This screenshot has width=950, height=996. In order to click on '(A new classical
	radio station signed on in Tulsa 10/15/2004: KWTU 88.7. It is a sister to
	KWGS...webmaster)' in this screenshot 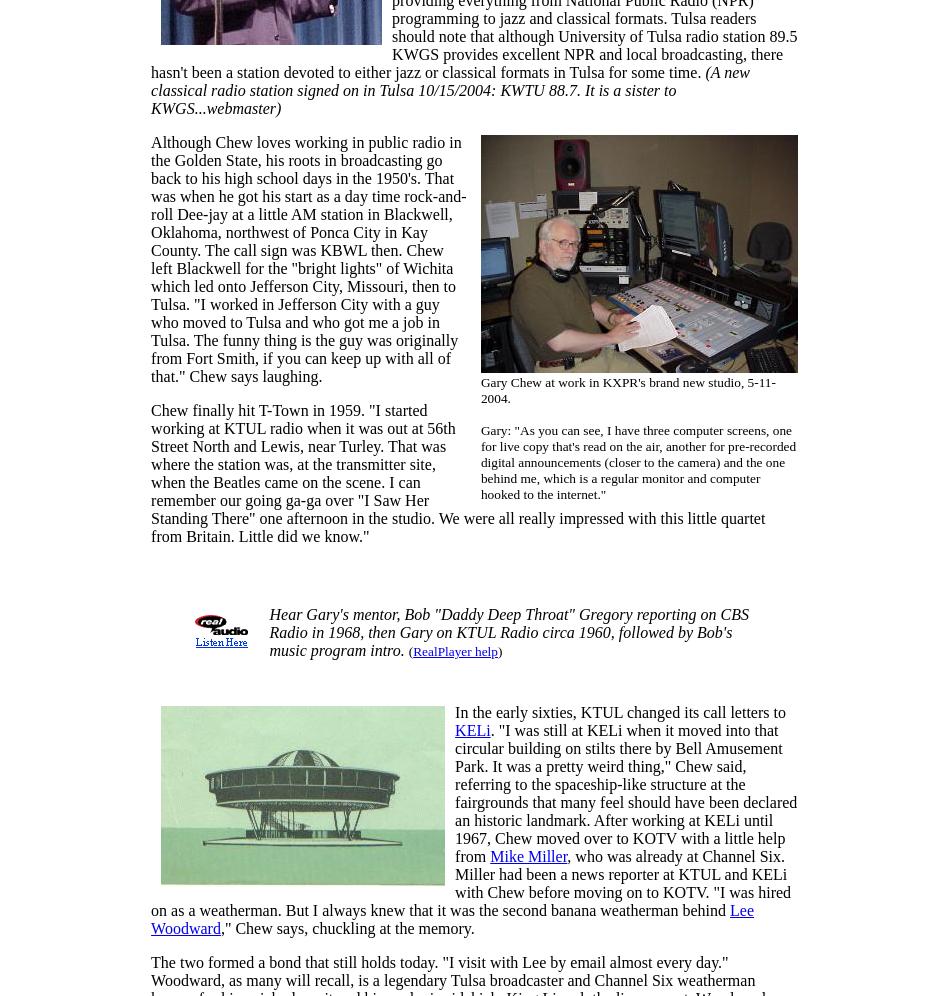, I will do `click(150, 90)`.